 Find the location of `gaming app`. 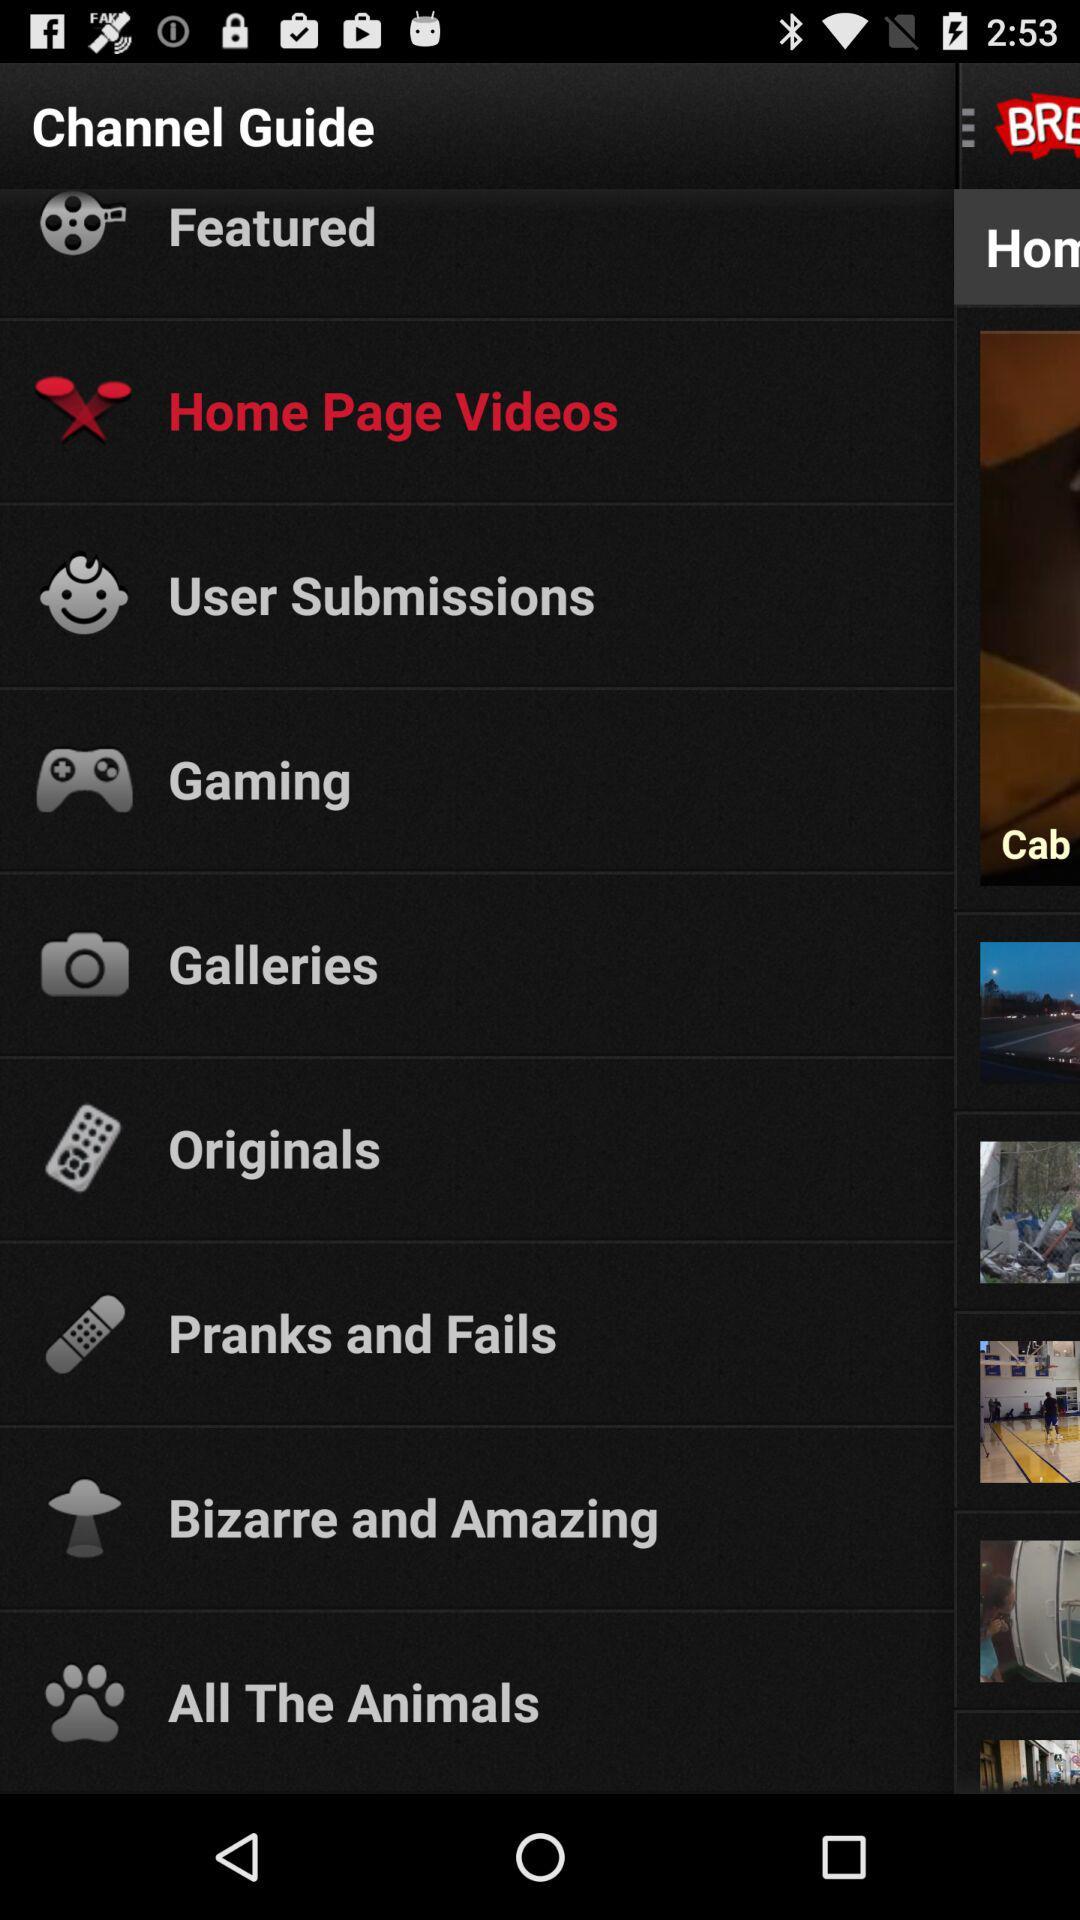

gaming app is located at coordinates (542, 777).